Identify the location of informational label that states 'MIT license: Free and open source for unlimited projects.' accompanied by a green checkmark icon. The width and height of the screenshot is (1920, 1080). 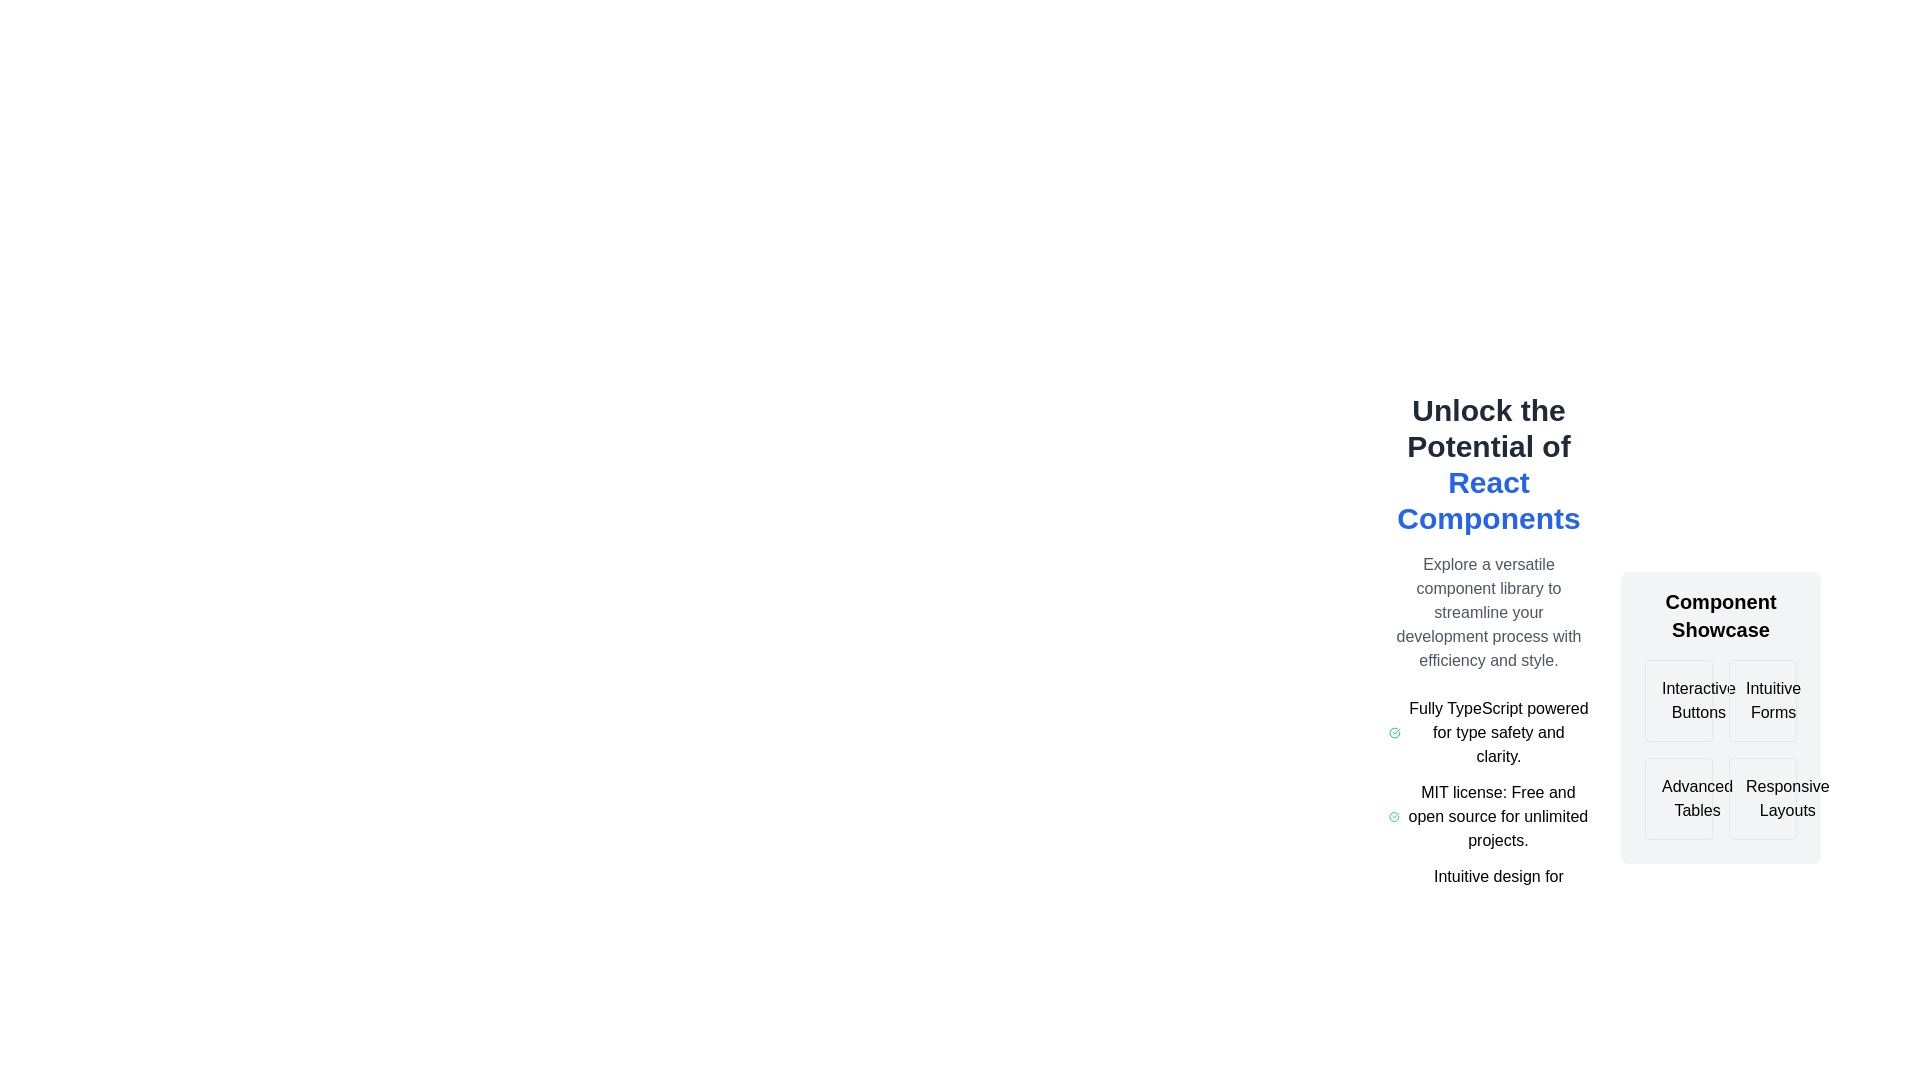
(1488, 817).